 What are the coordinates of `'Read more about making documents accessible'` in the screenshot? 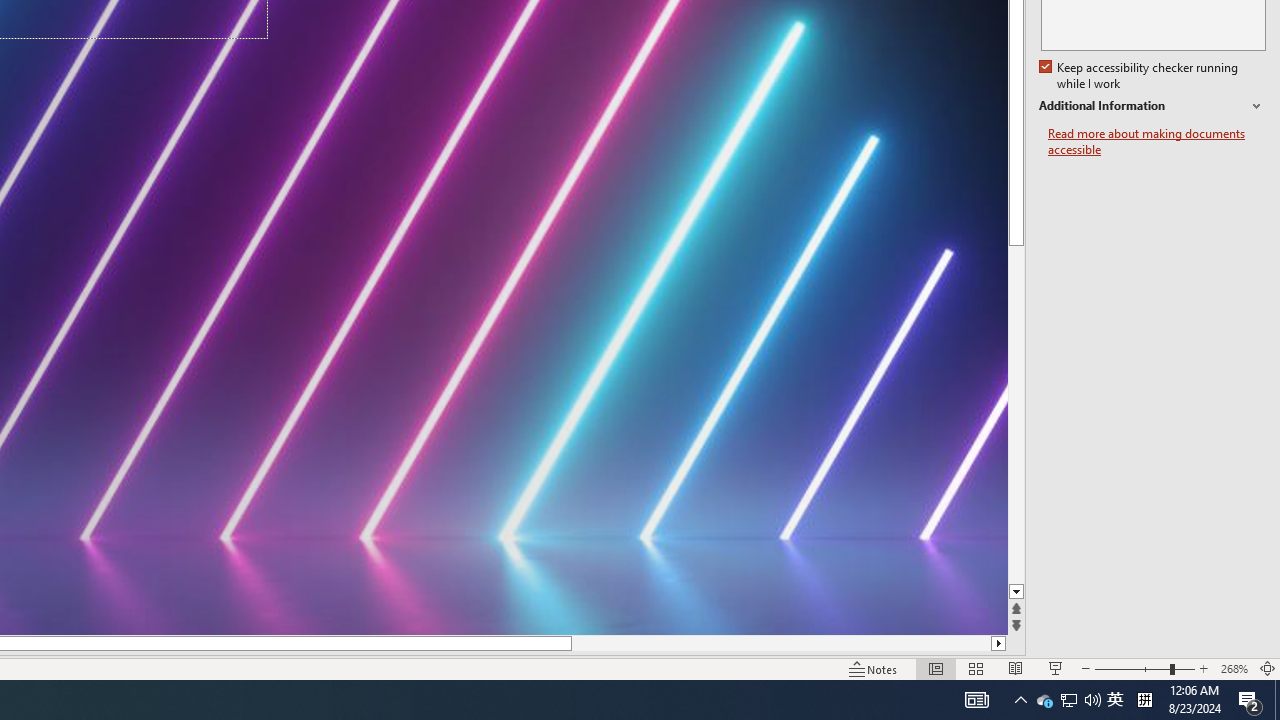 It's located at (1157, 141).